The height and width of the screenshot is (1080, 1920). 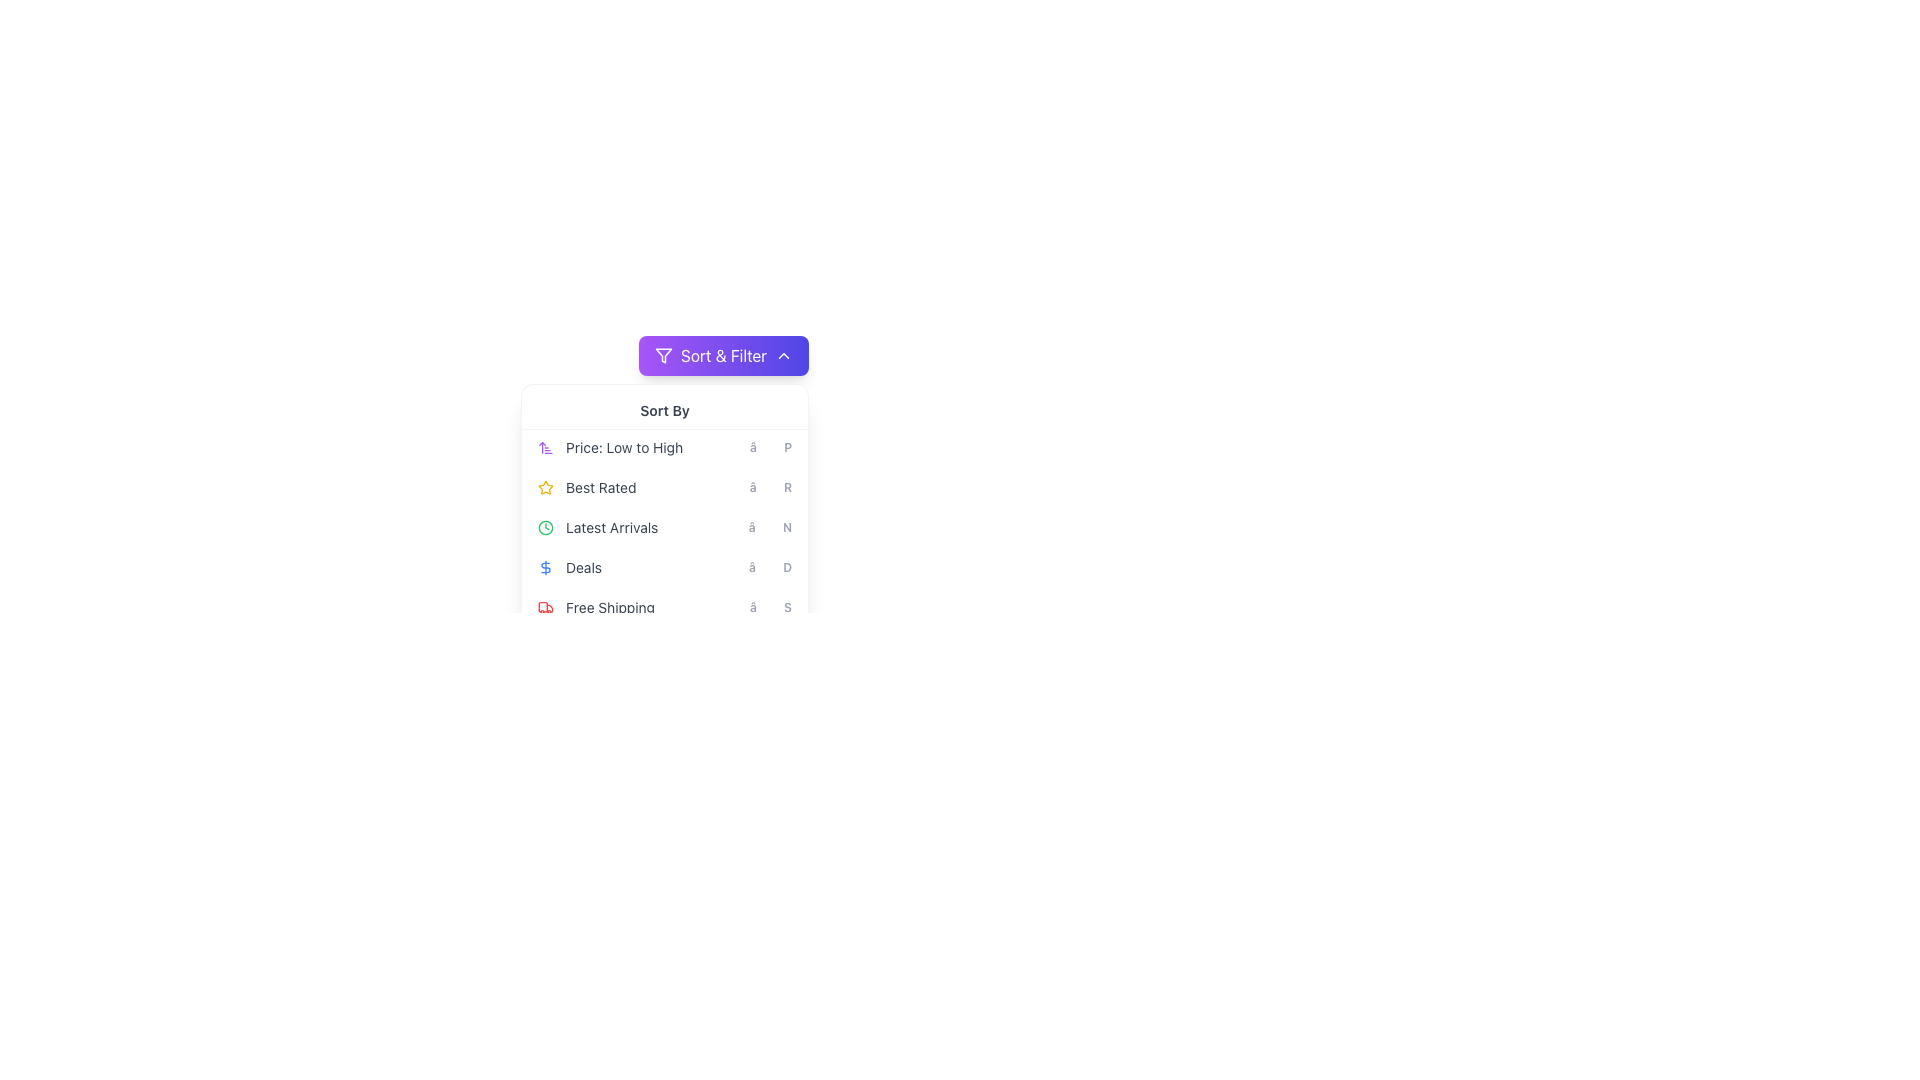 What do you see at coordinates (723, 354) in the screenshot?
I see `the active 'Sort & Filter' button with a gradient background and white icons` at bounding box center [723, 354].